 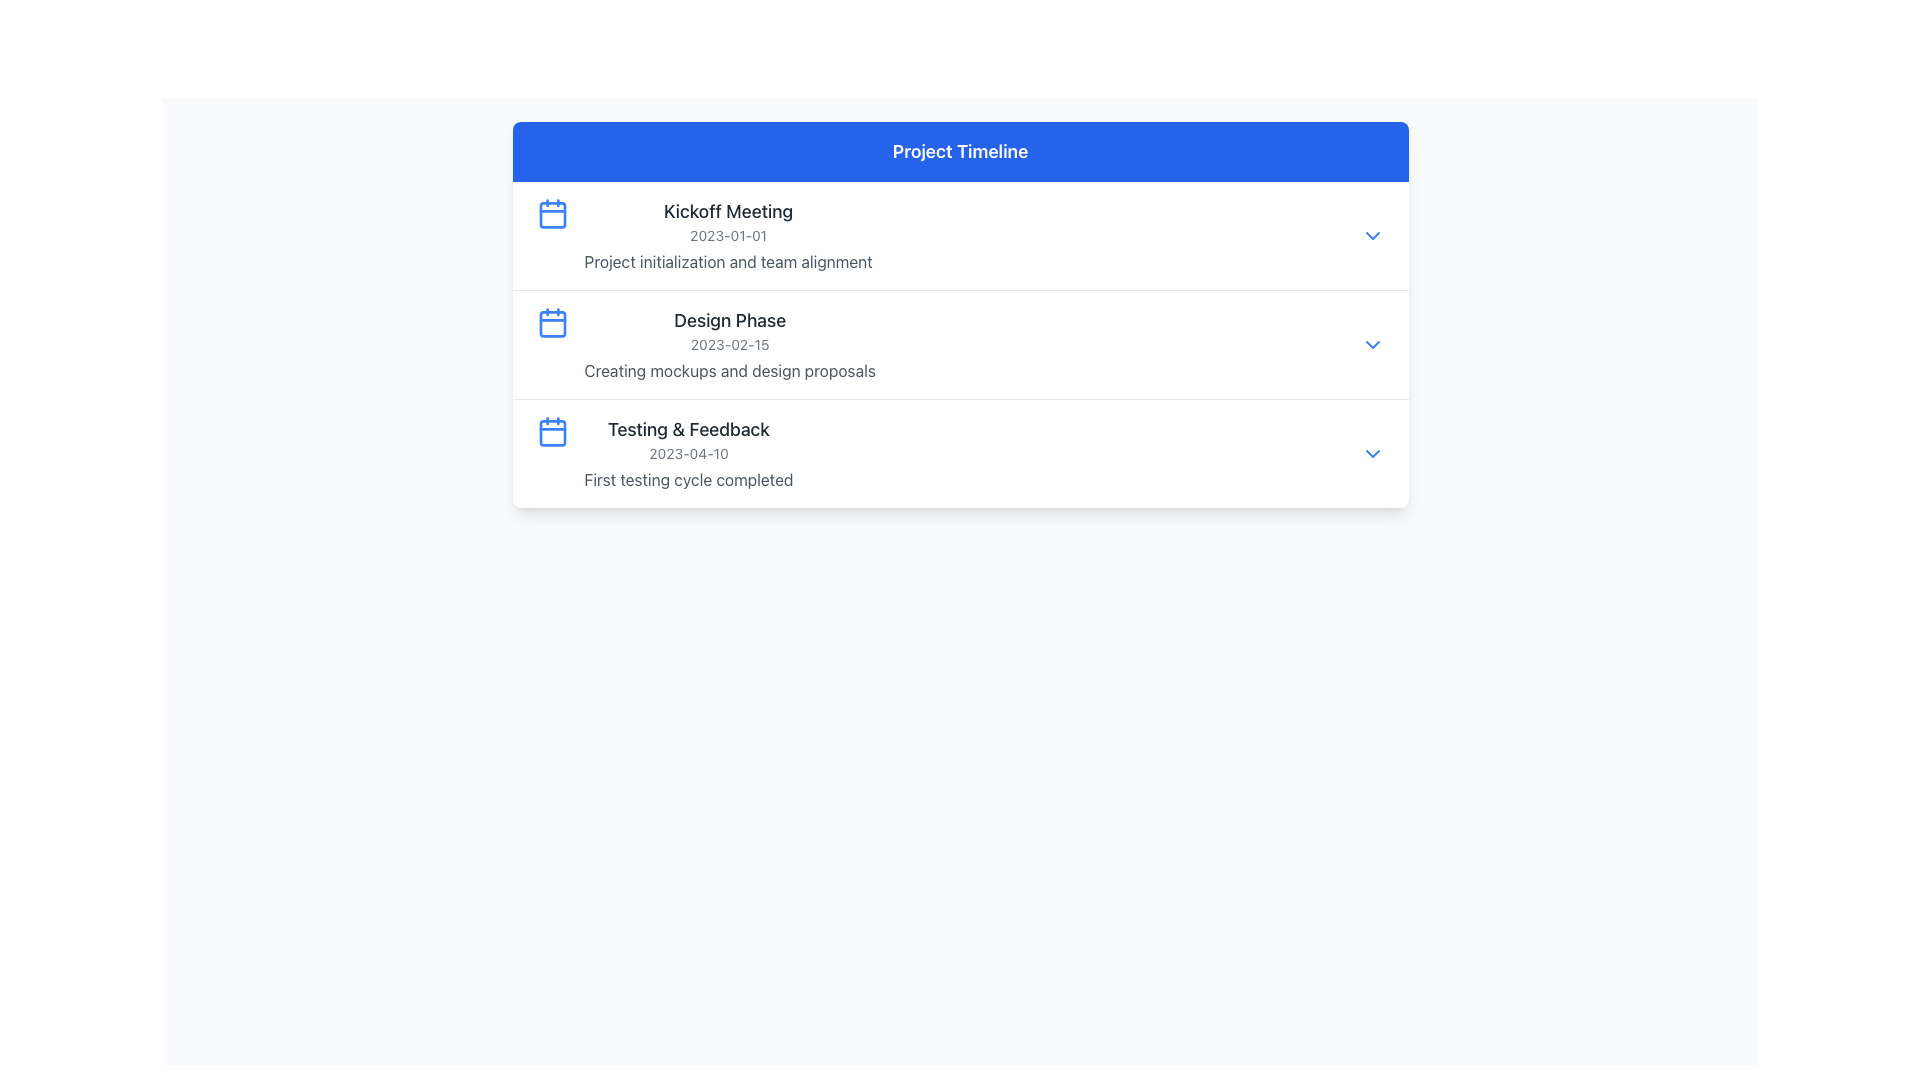 I want to click on the text snippet reading 'First testing cycle completed', which is styled in a standard sans-serif font and is gray in color, located below the date label '2023-04-10' in the 'Testing & Feedback' section, so click(x=689, y=479).